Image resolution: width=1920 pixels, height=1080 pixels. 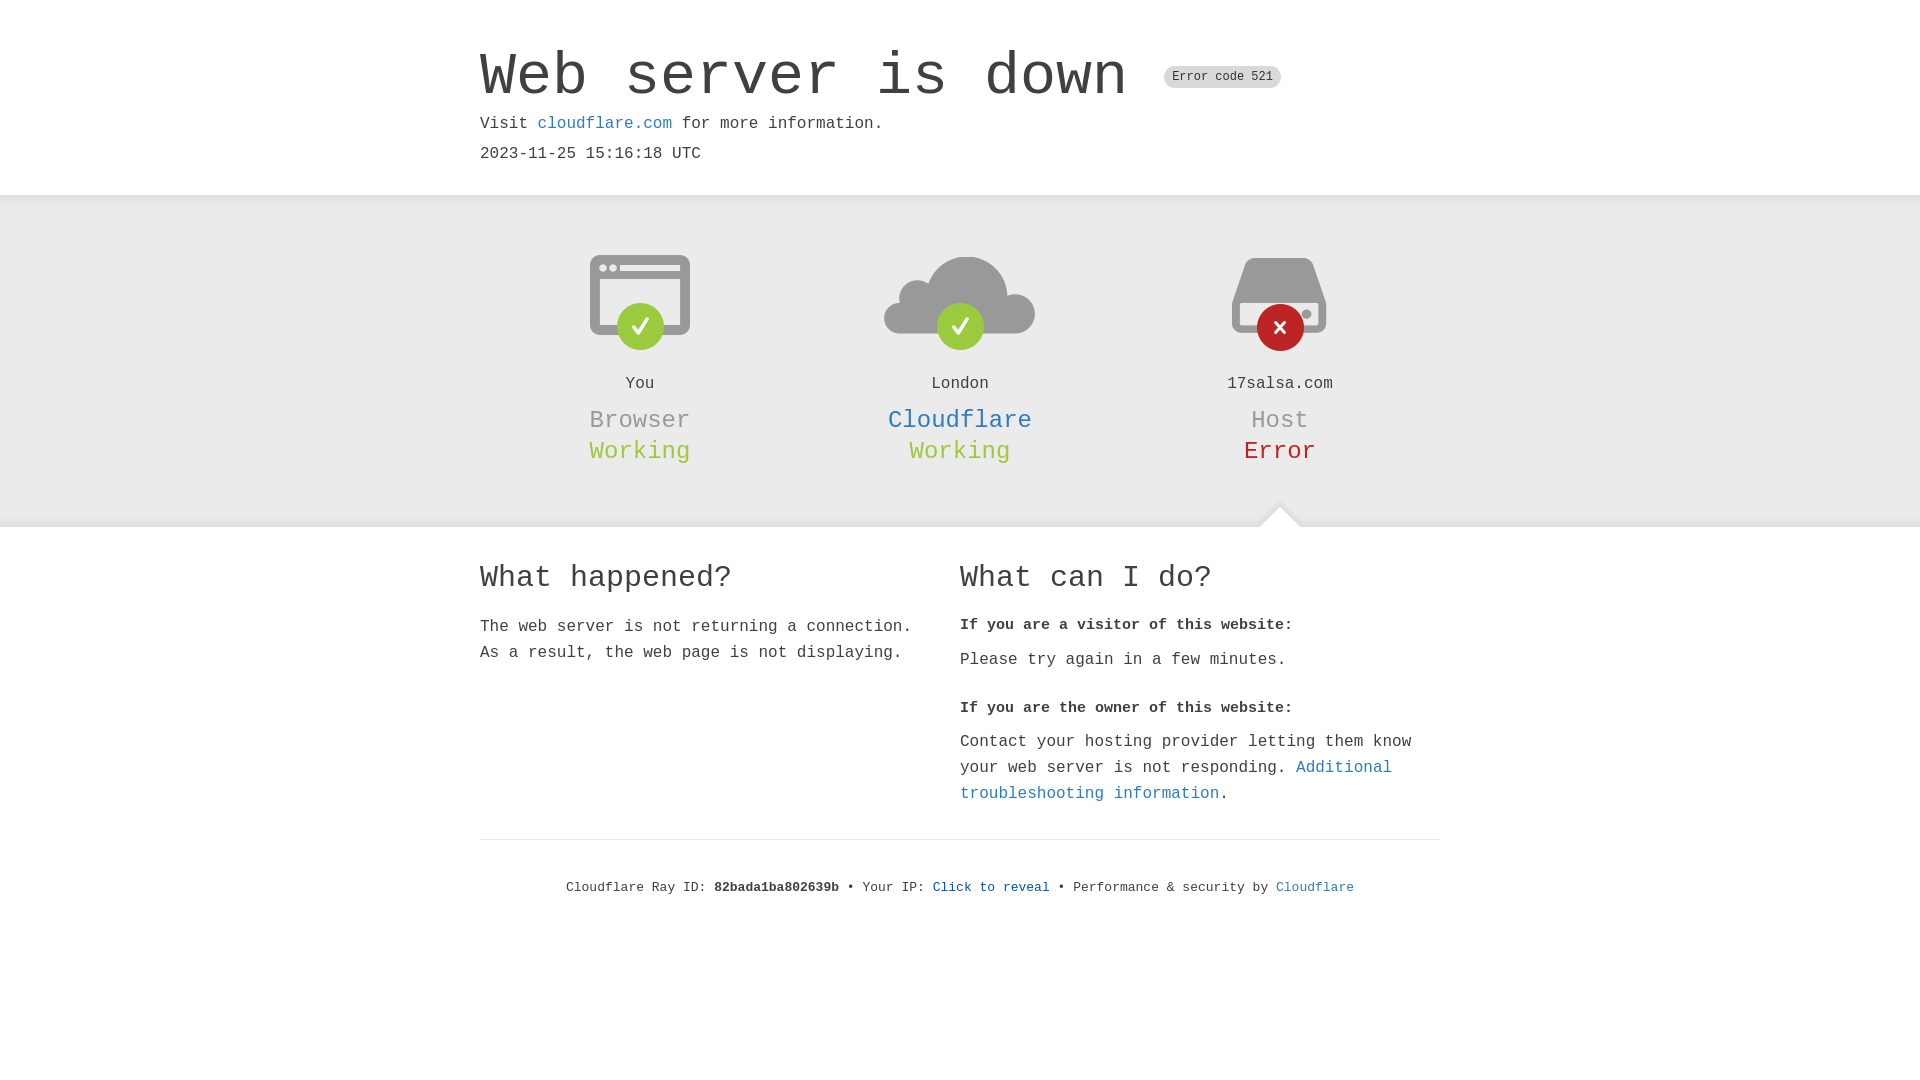 What do you see at coordinates (1176, 779) in the screenshot?
I see `'Additional troubleshooting information'` at bounding box center [1176, 779].